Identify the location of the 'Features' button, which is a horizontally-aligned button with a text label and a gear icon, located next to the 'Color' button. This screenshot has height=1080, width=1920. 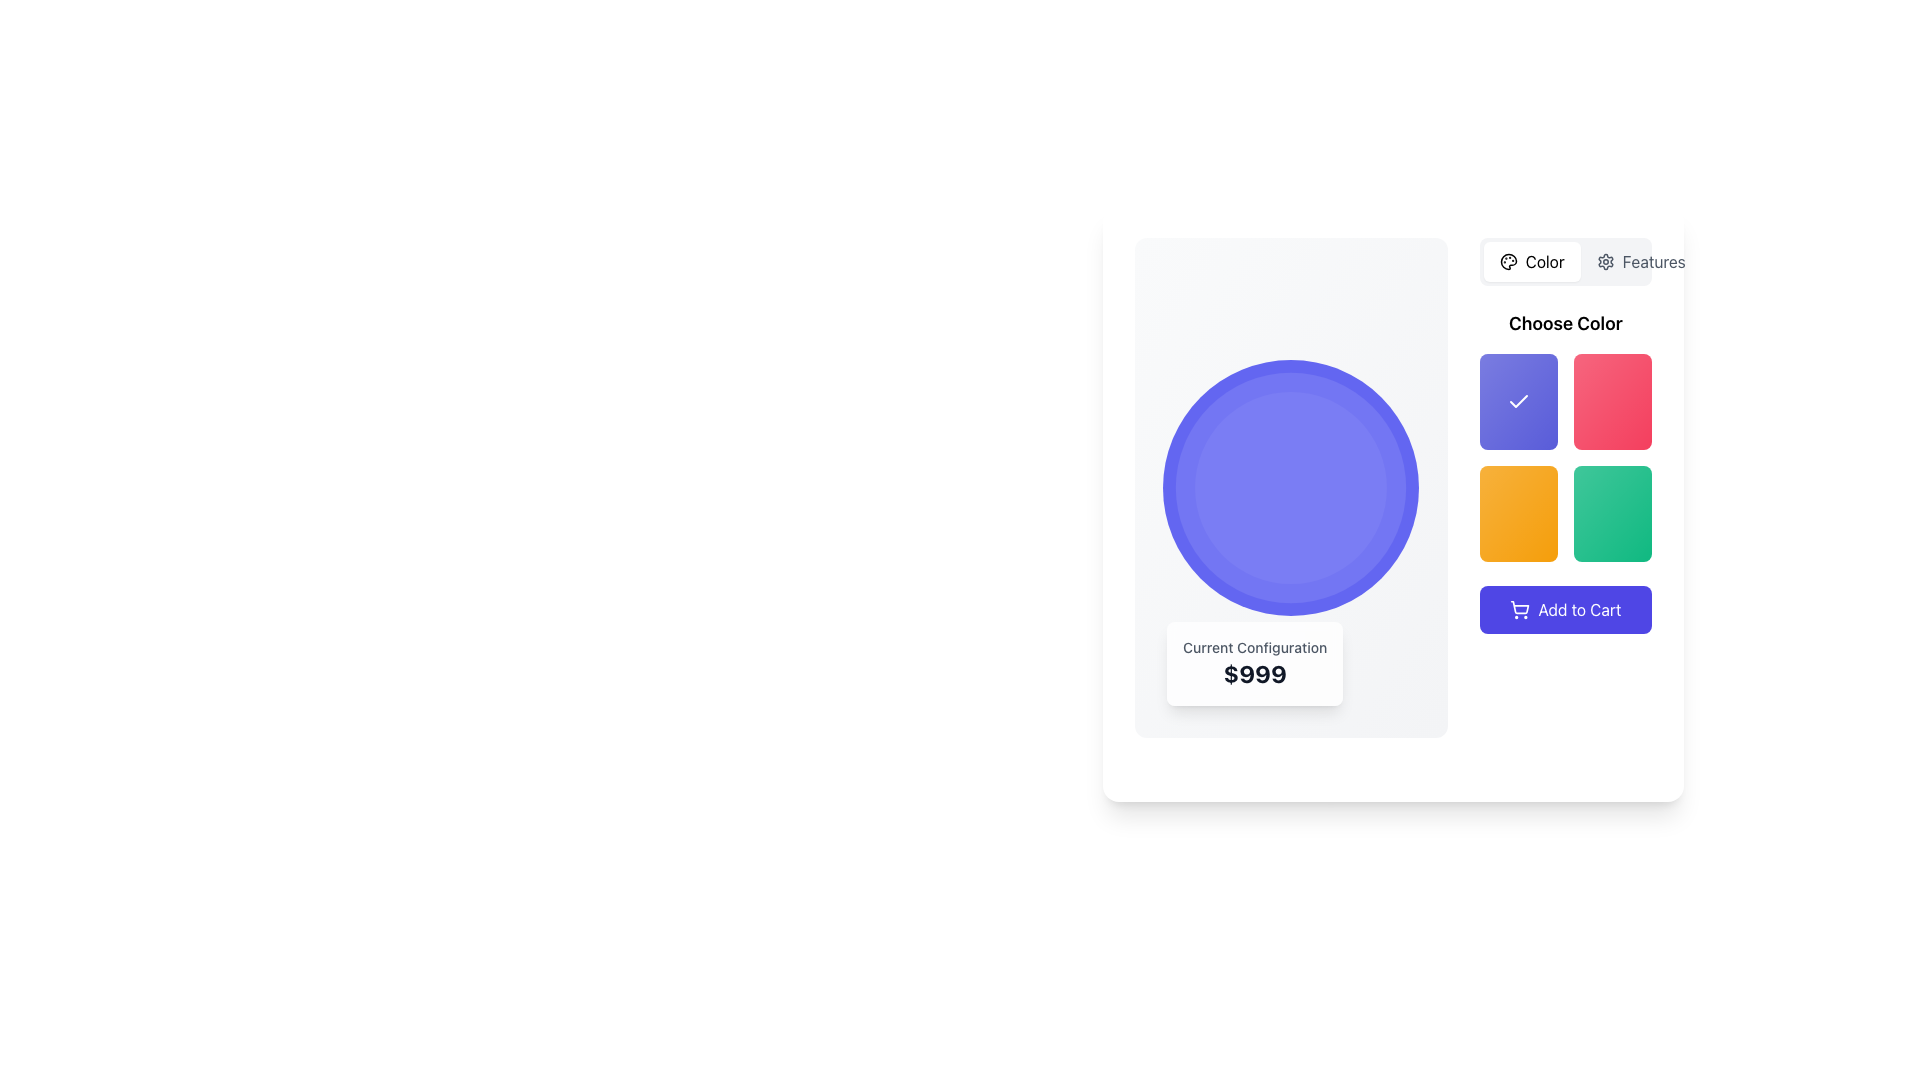
(1641, 261).